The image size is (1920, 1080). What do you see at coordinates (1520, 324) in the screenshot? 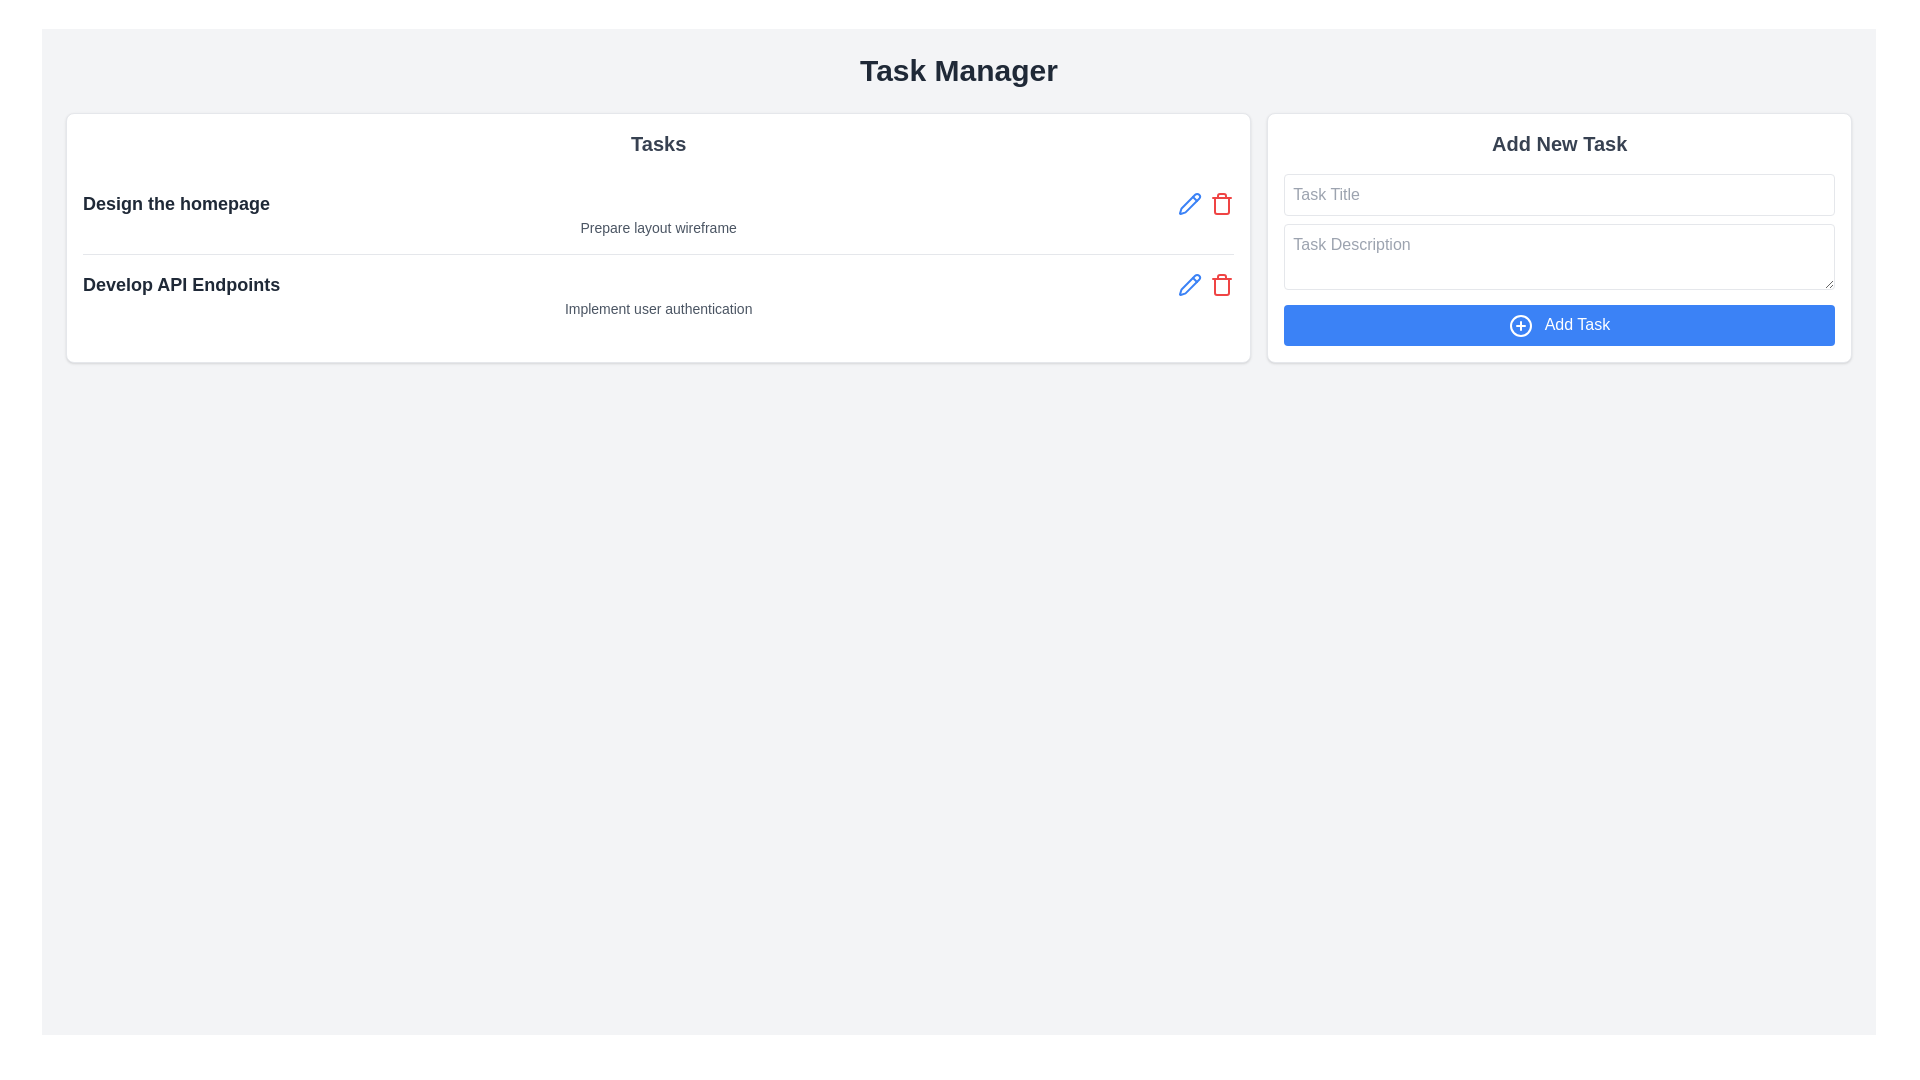
I see `the 'Add Task' icon located on the left side of the 'Add New Task' button, which is part of the right section of the interface` at bounding box center [1520, 324].